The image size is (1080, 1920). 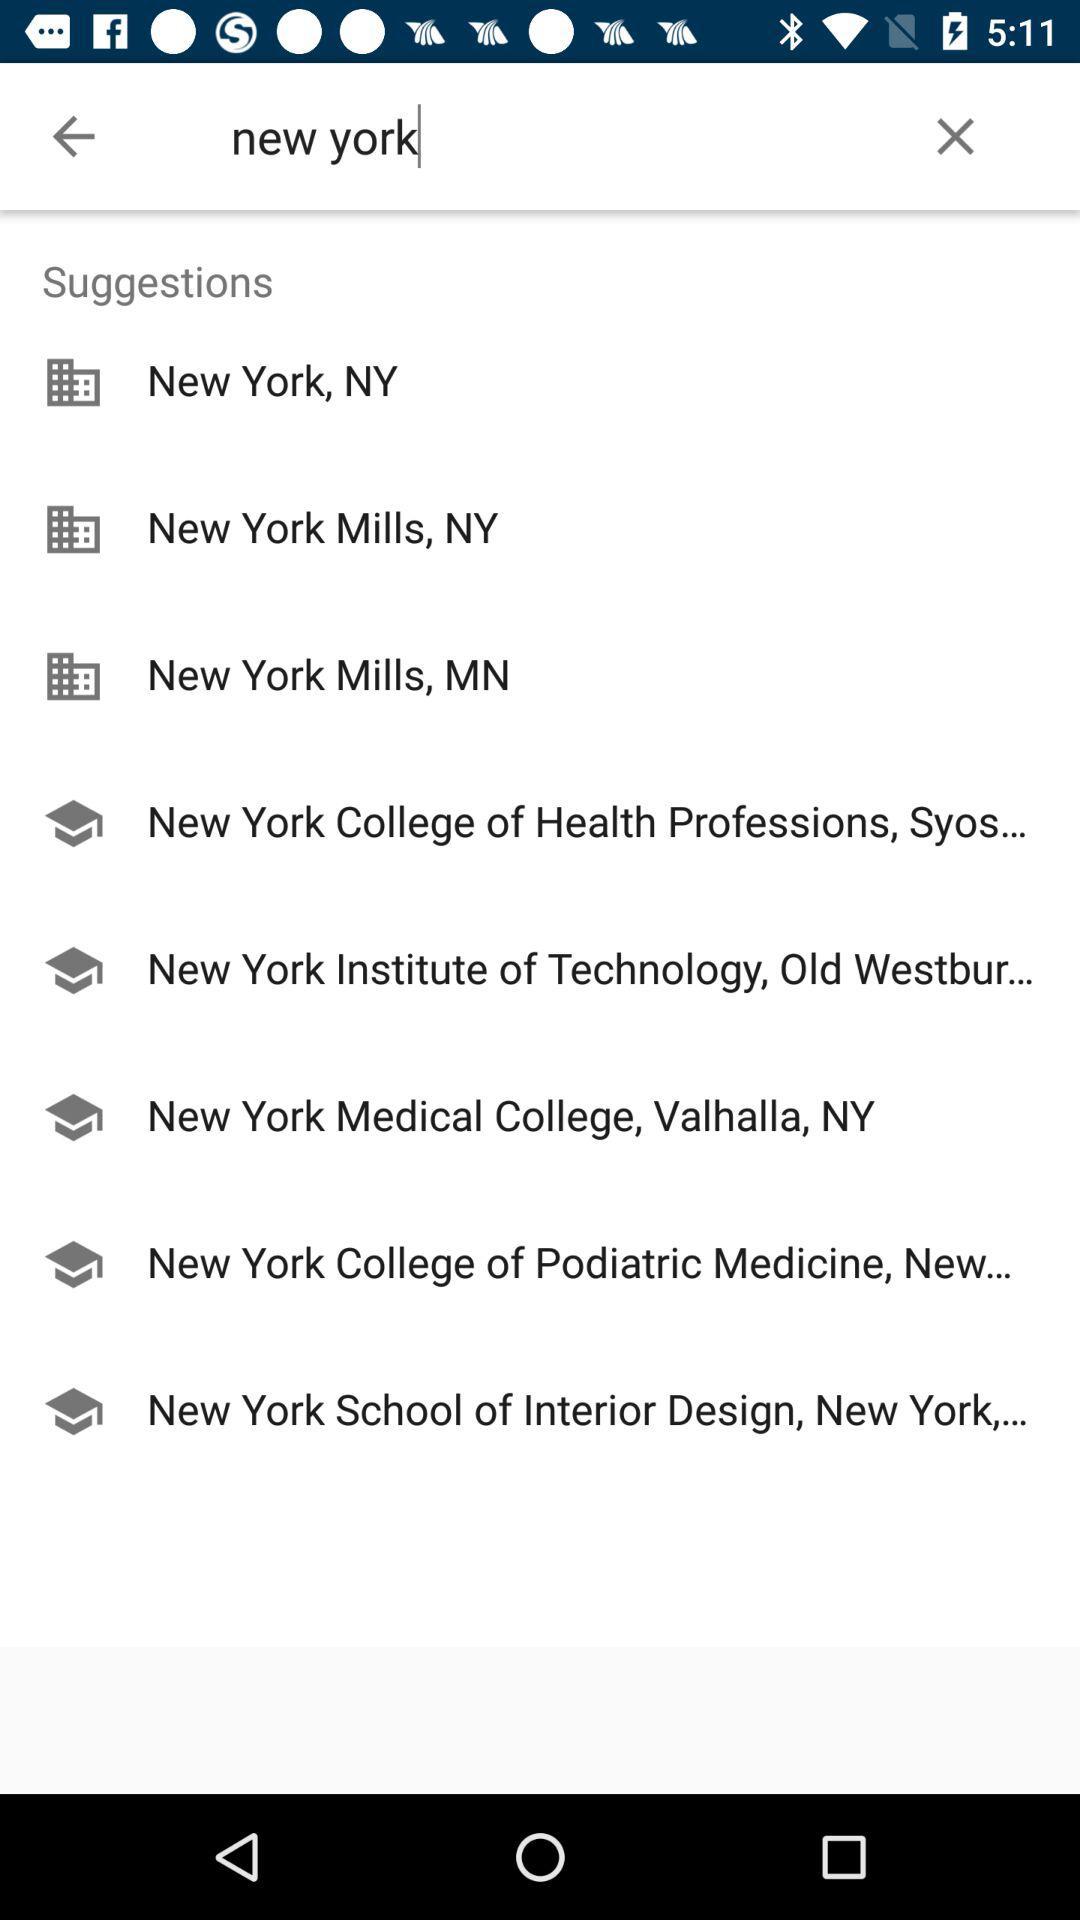 What do you see at coordinates (540, 750) in the screenshot?
I see `icon below suggestions icon` at bounding box center [540, 750].